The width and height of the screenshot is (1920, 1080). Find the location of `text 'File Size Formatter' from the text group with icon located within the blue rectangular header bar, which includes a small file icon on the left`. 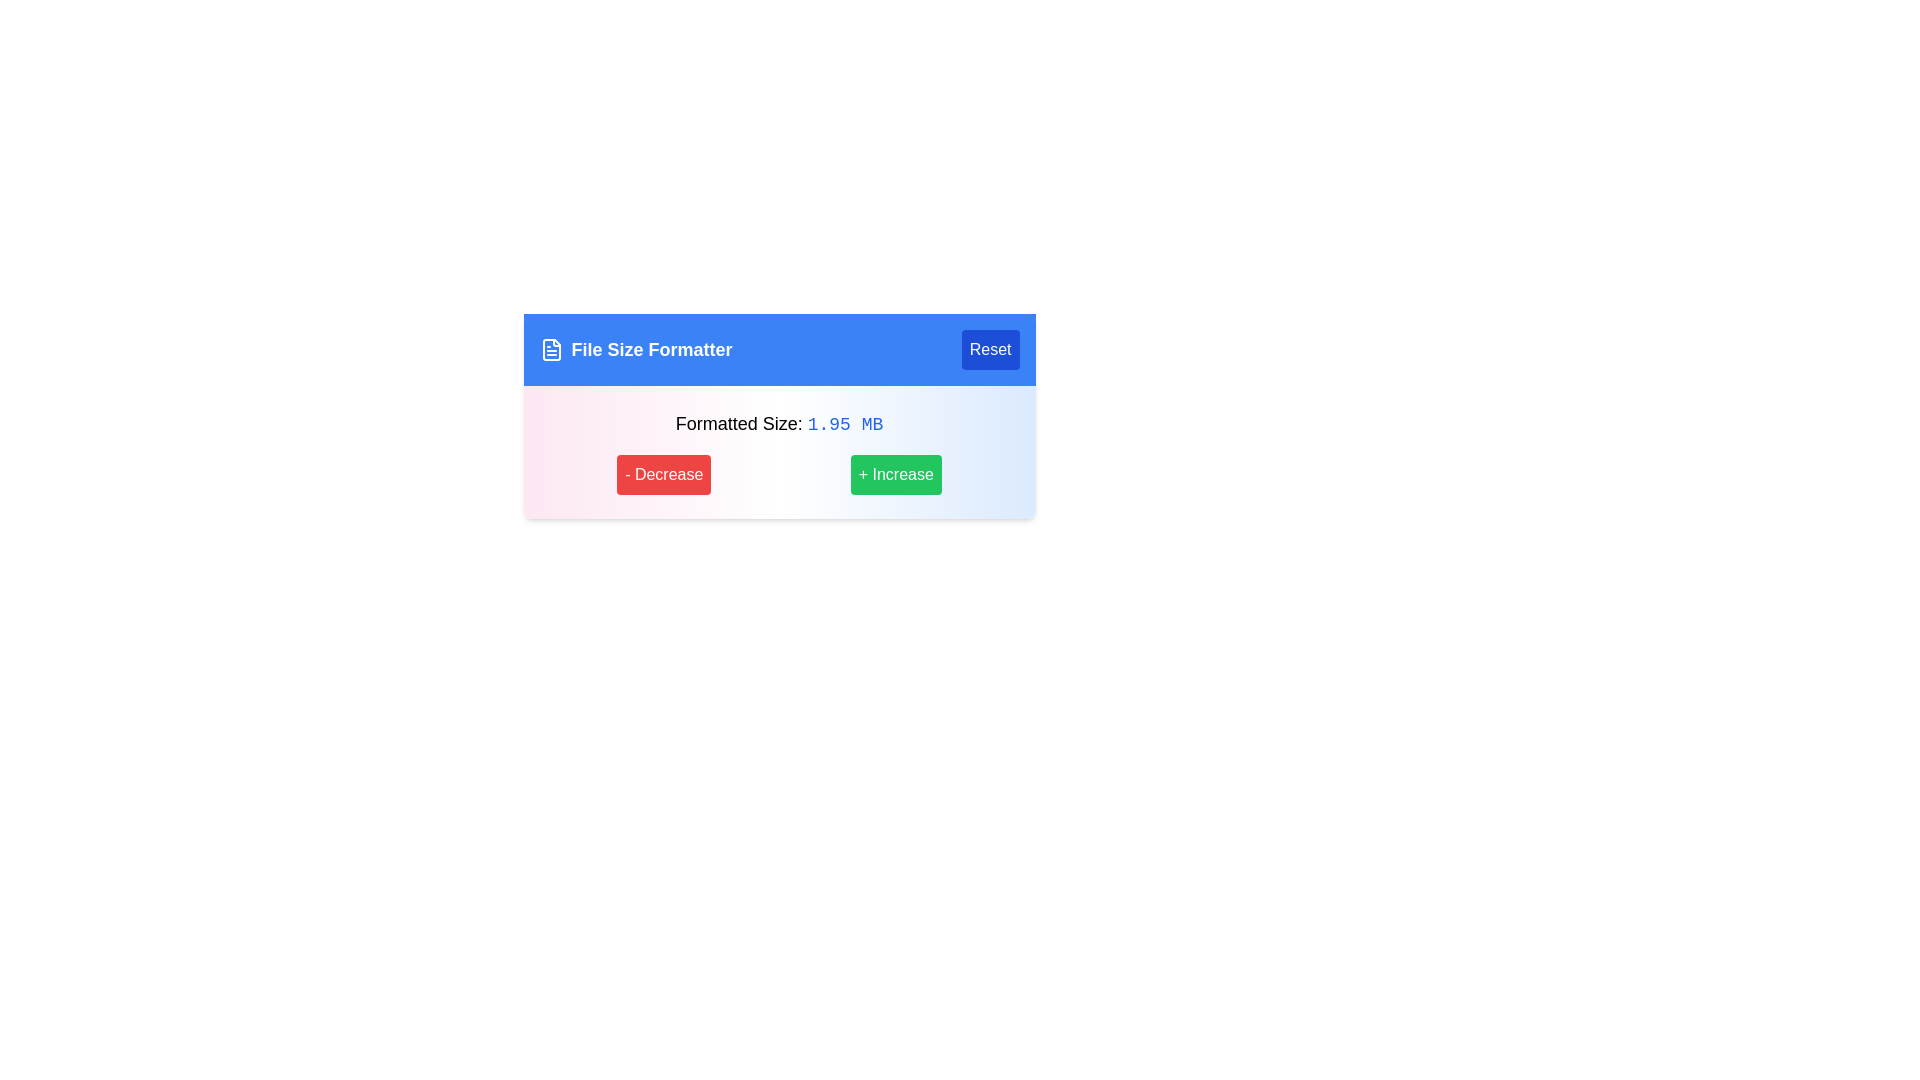

text 'File Size Formatter' from the text group with icon located within the blue rectangular header bar, which includes a small file icon on the left is located at coordinates (635, 349).